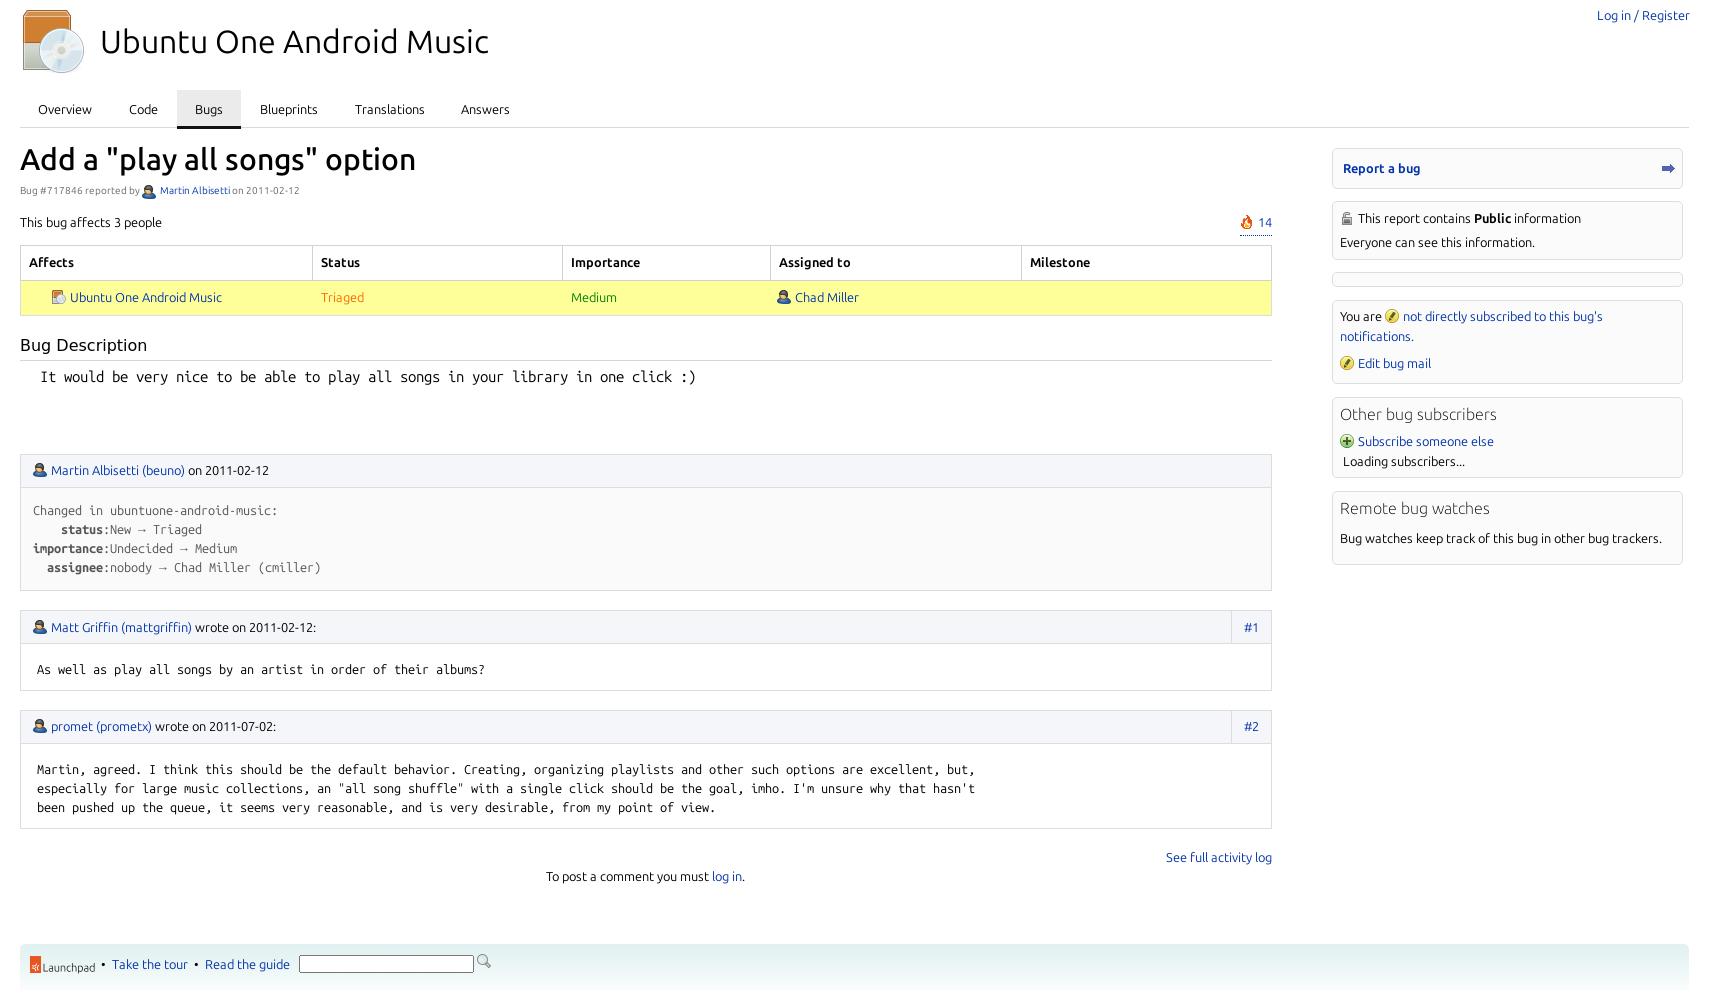  What do you see at coordinates (206, 107) in the screenshot?
I see `'Bugs'` at bounding box center [206, 107].